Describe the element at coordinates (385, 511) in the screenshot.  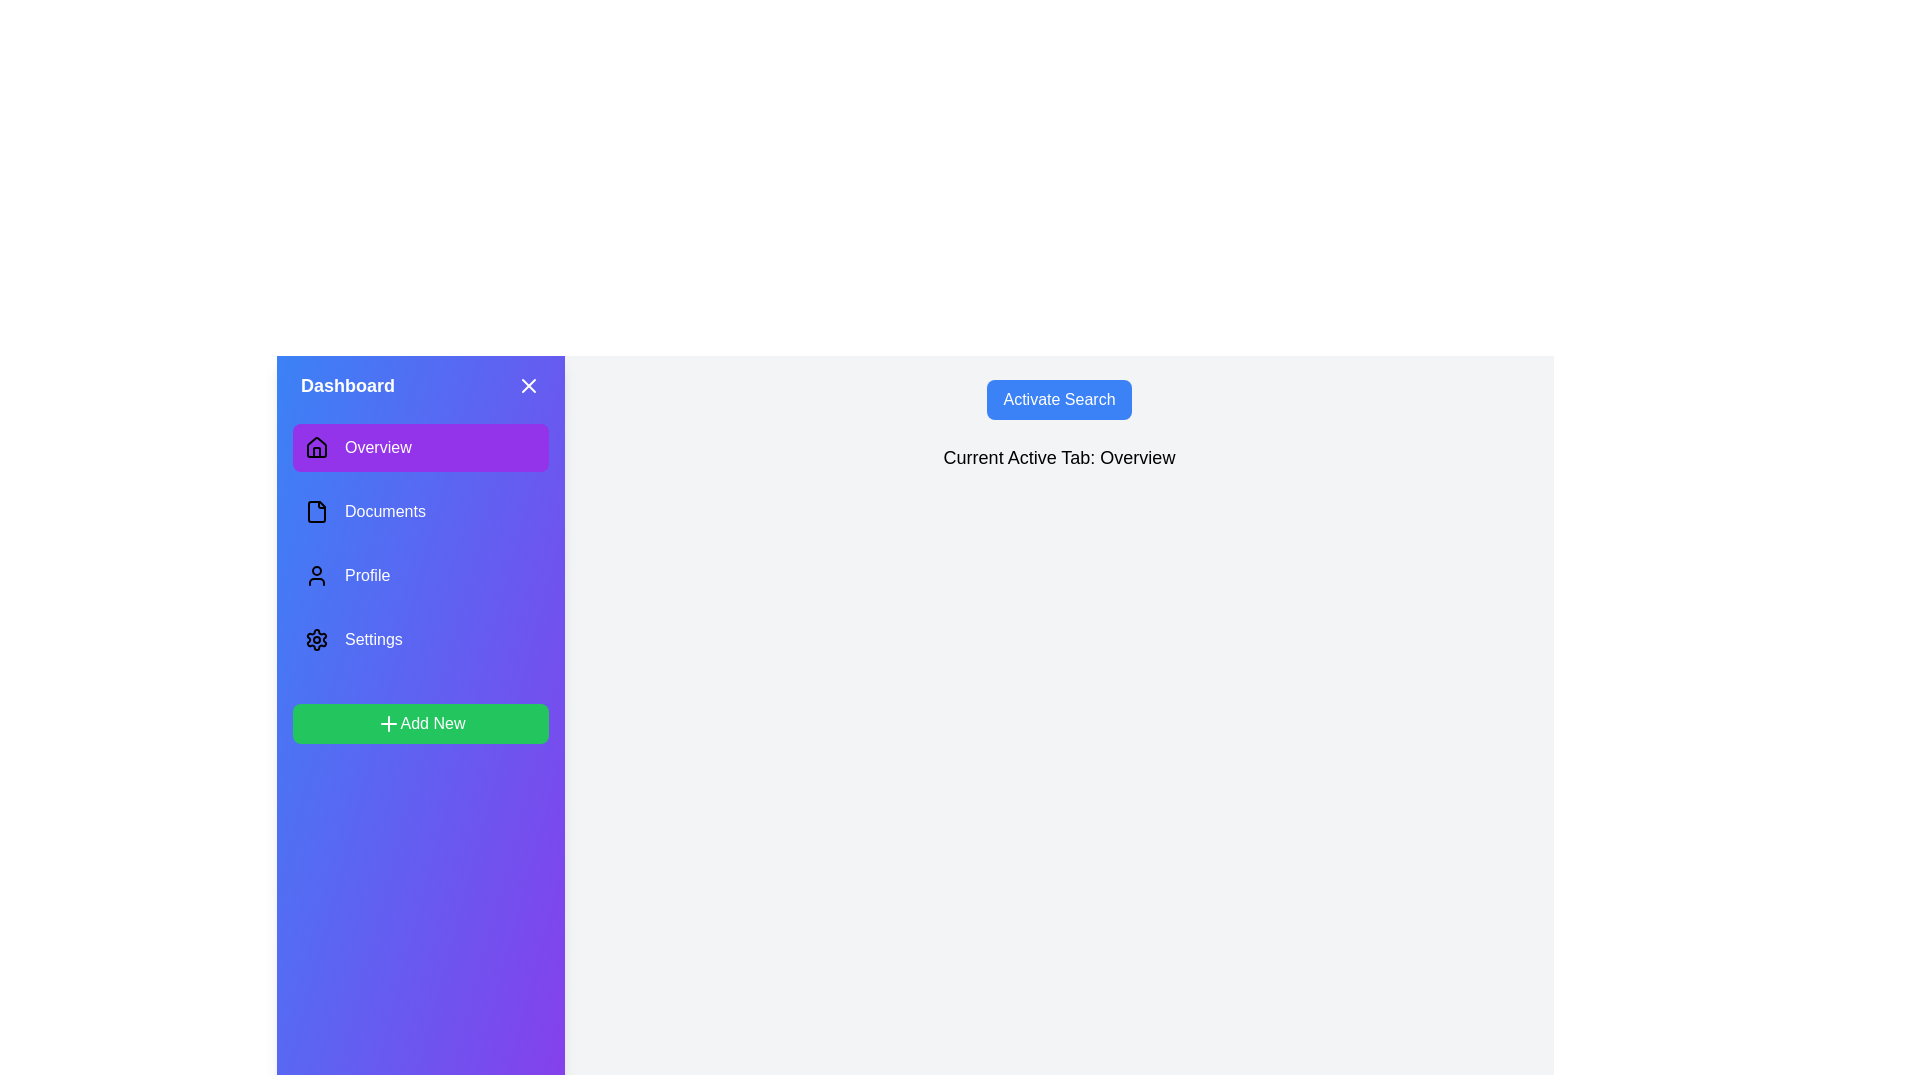
I see `the 'Documents' text label, which is displayed in white color with a medium-weight font, located in the vertical navigation menu beside a file icon` at that location.